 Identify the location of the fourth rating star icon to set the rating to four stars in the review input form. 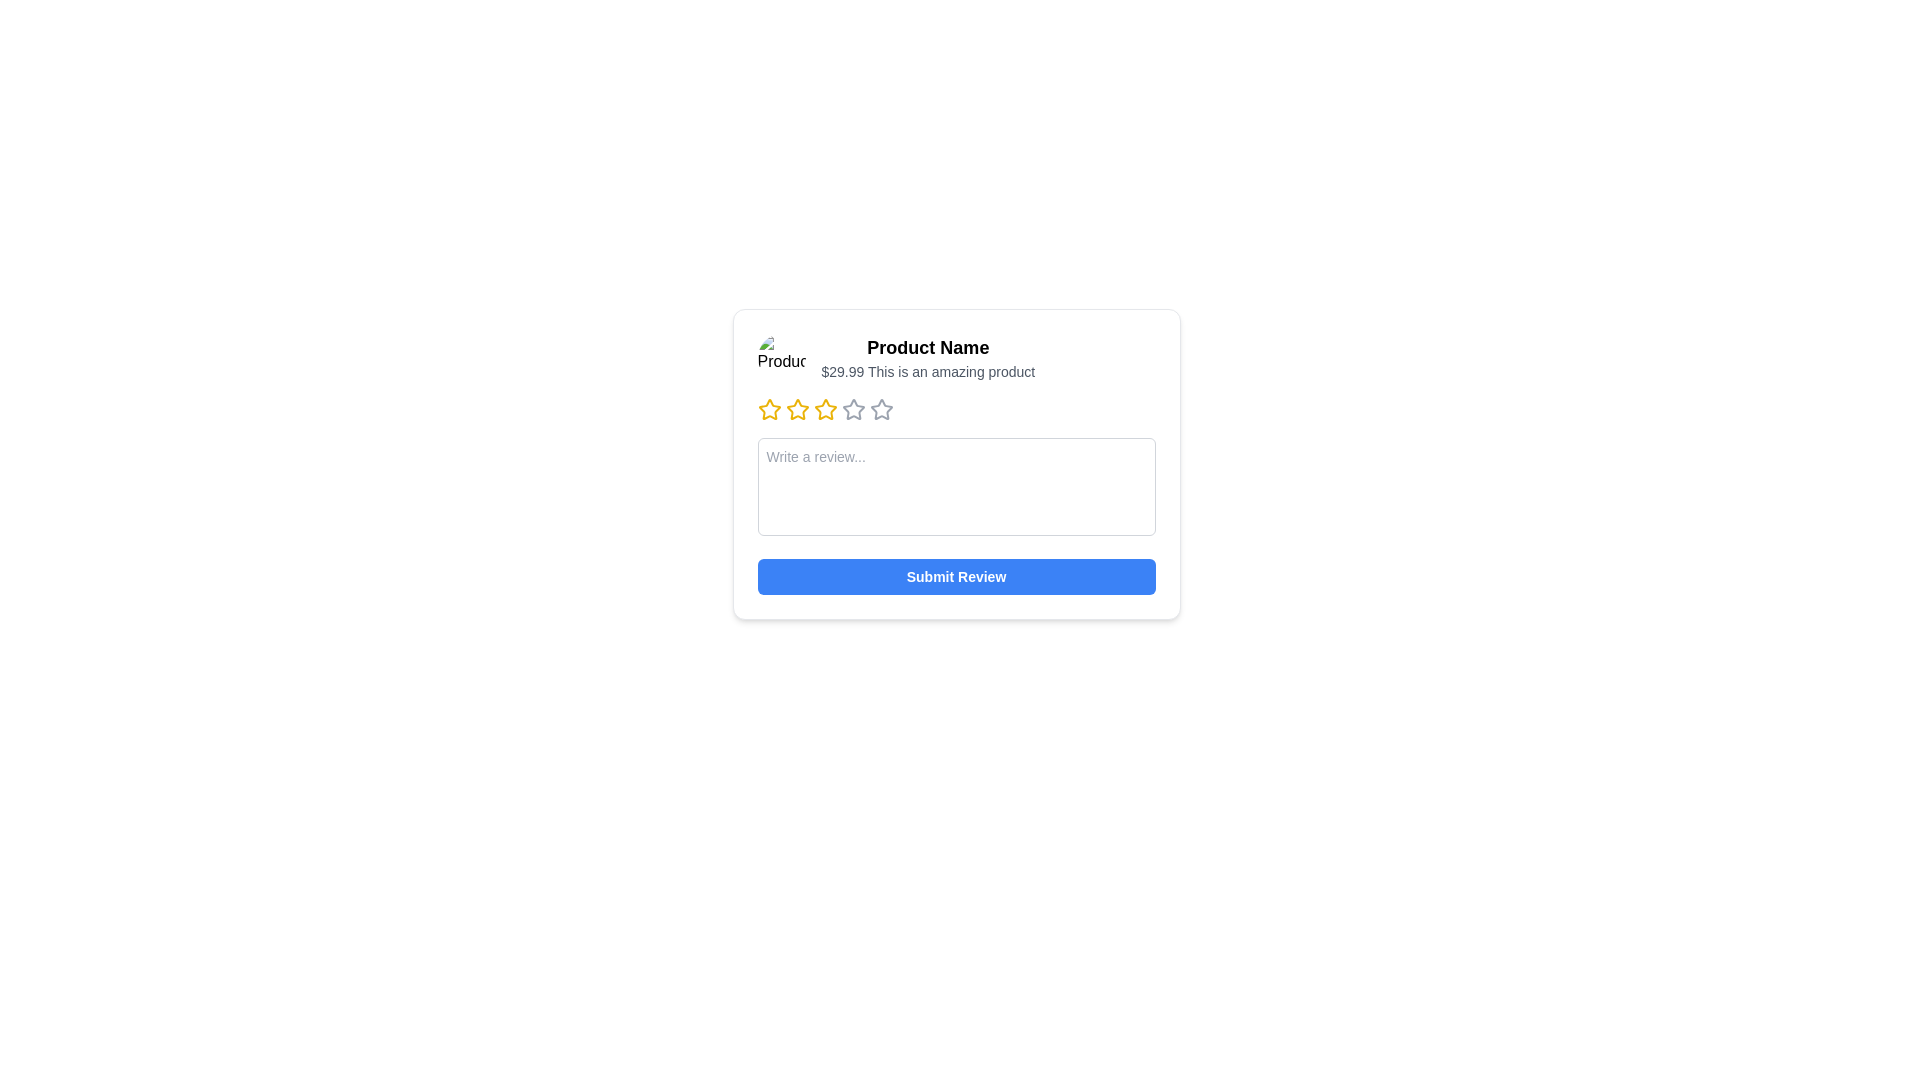
(853, 408).